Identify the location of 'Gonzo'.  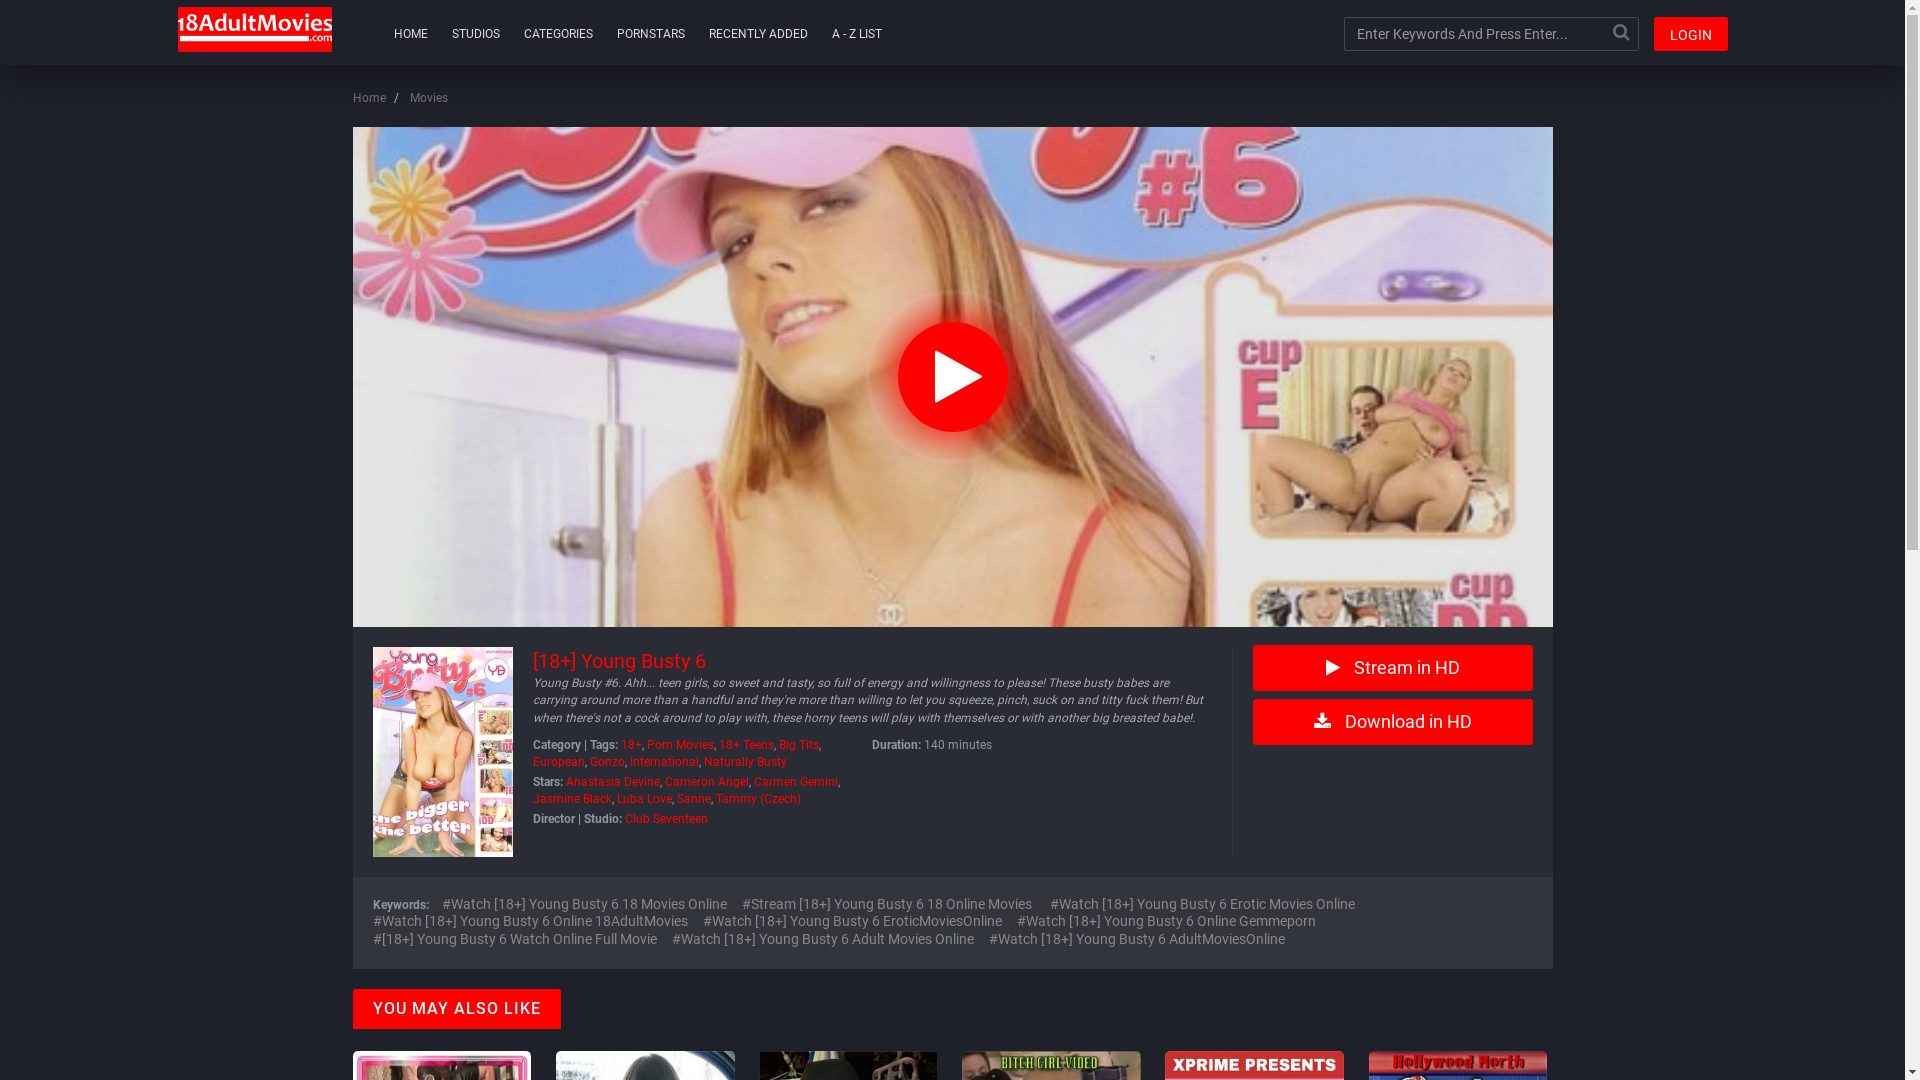
(606, 762).